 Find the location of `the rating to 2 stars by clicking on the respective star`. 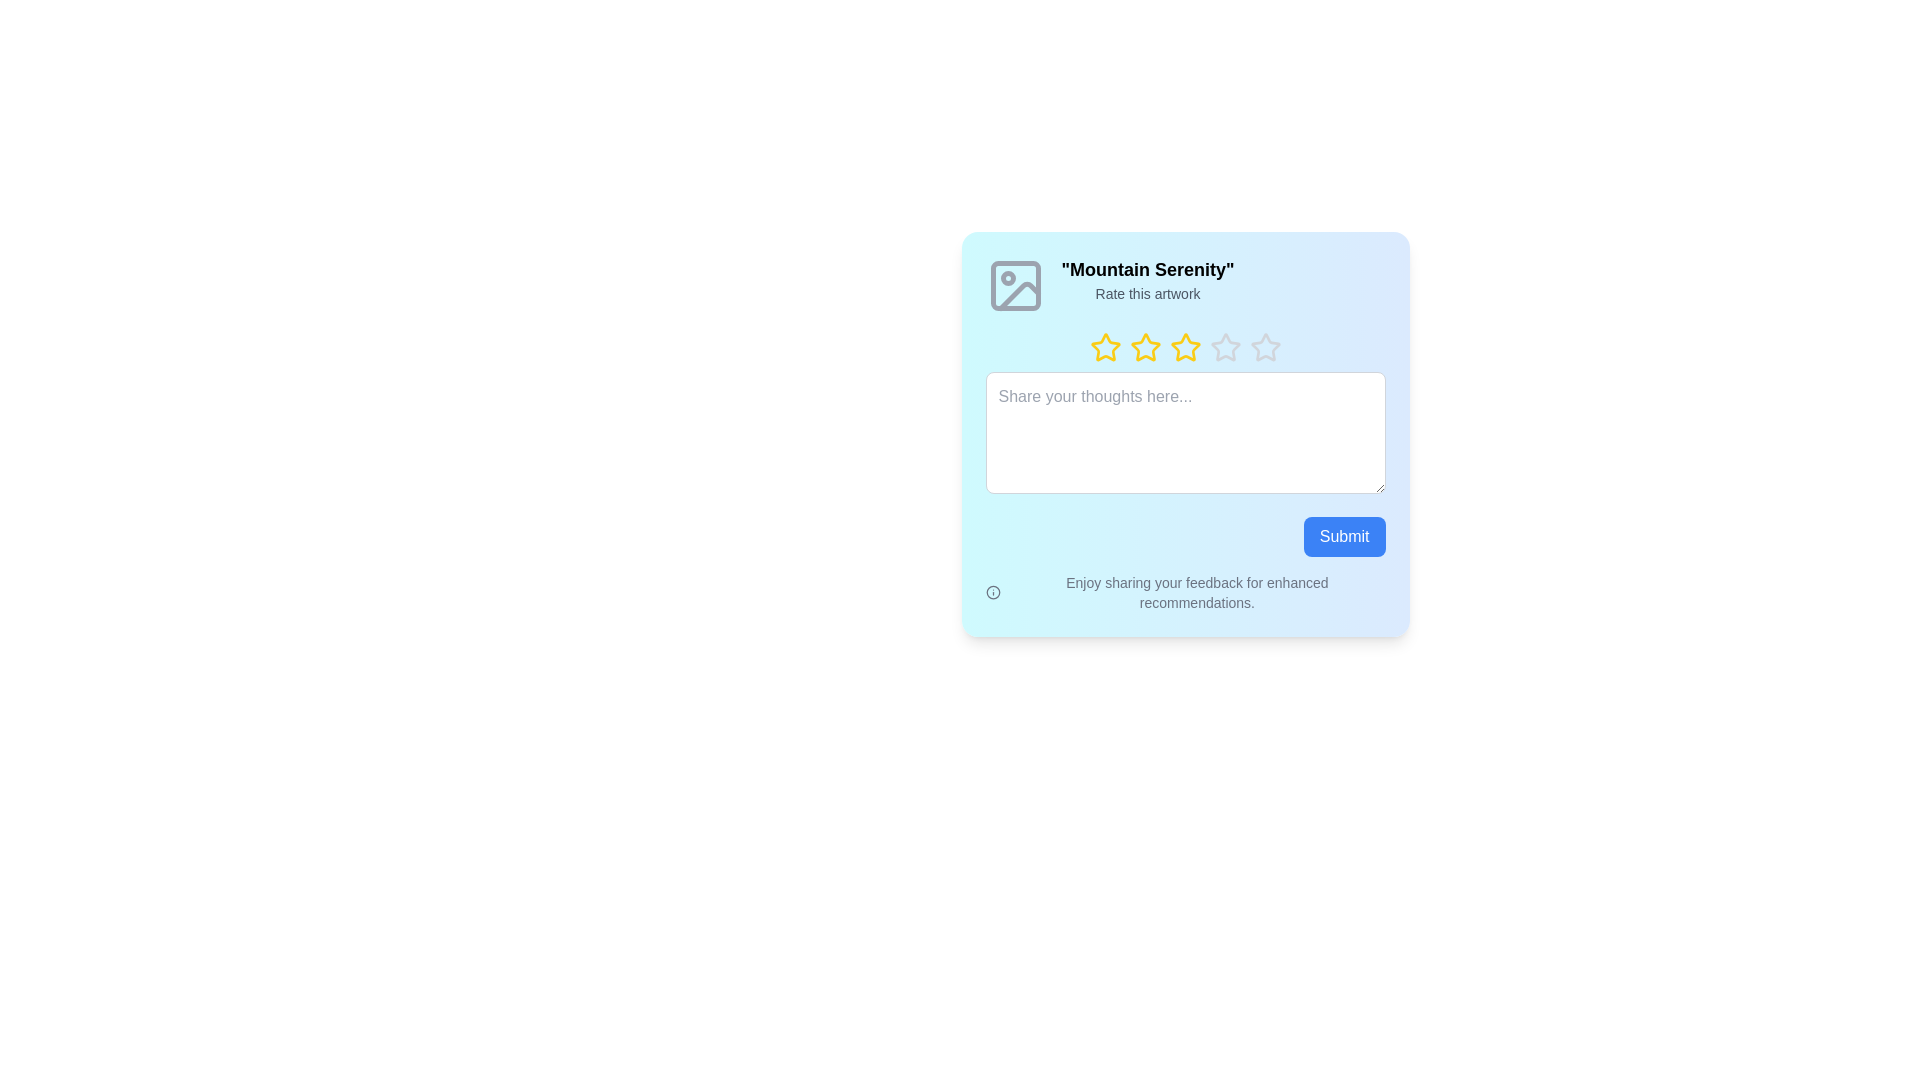

the rating to 2 stars by clicking on the respective star is located at coordinates (1129, 346).